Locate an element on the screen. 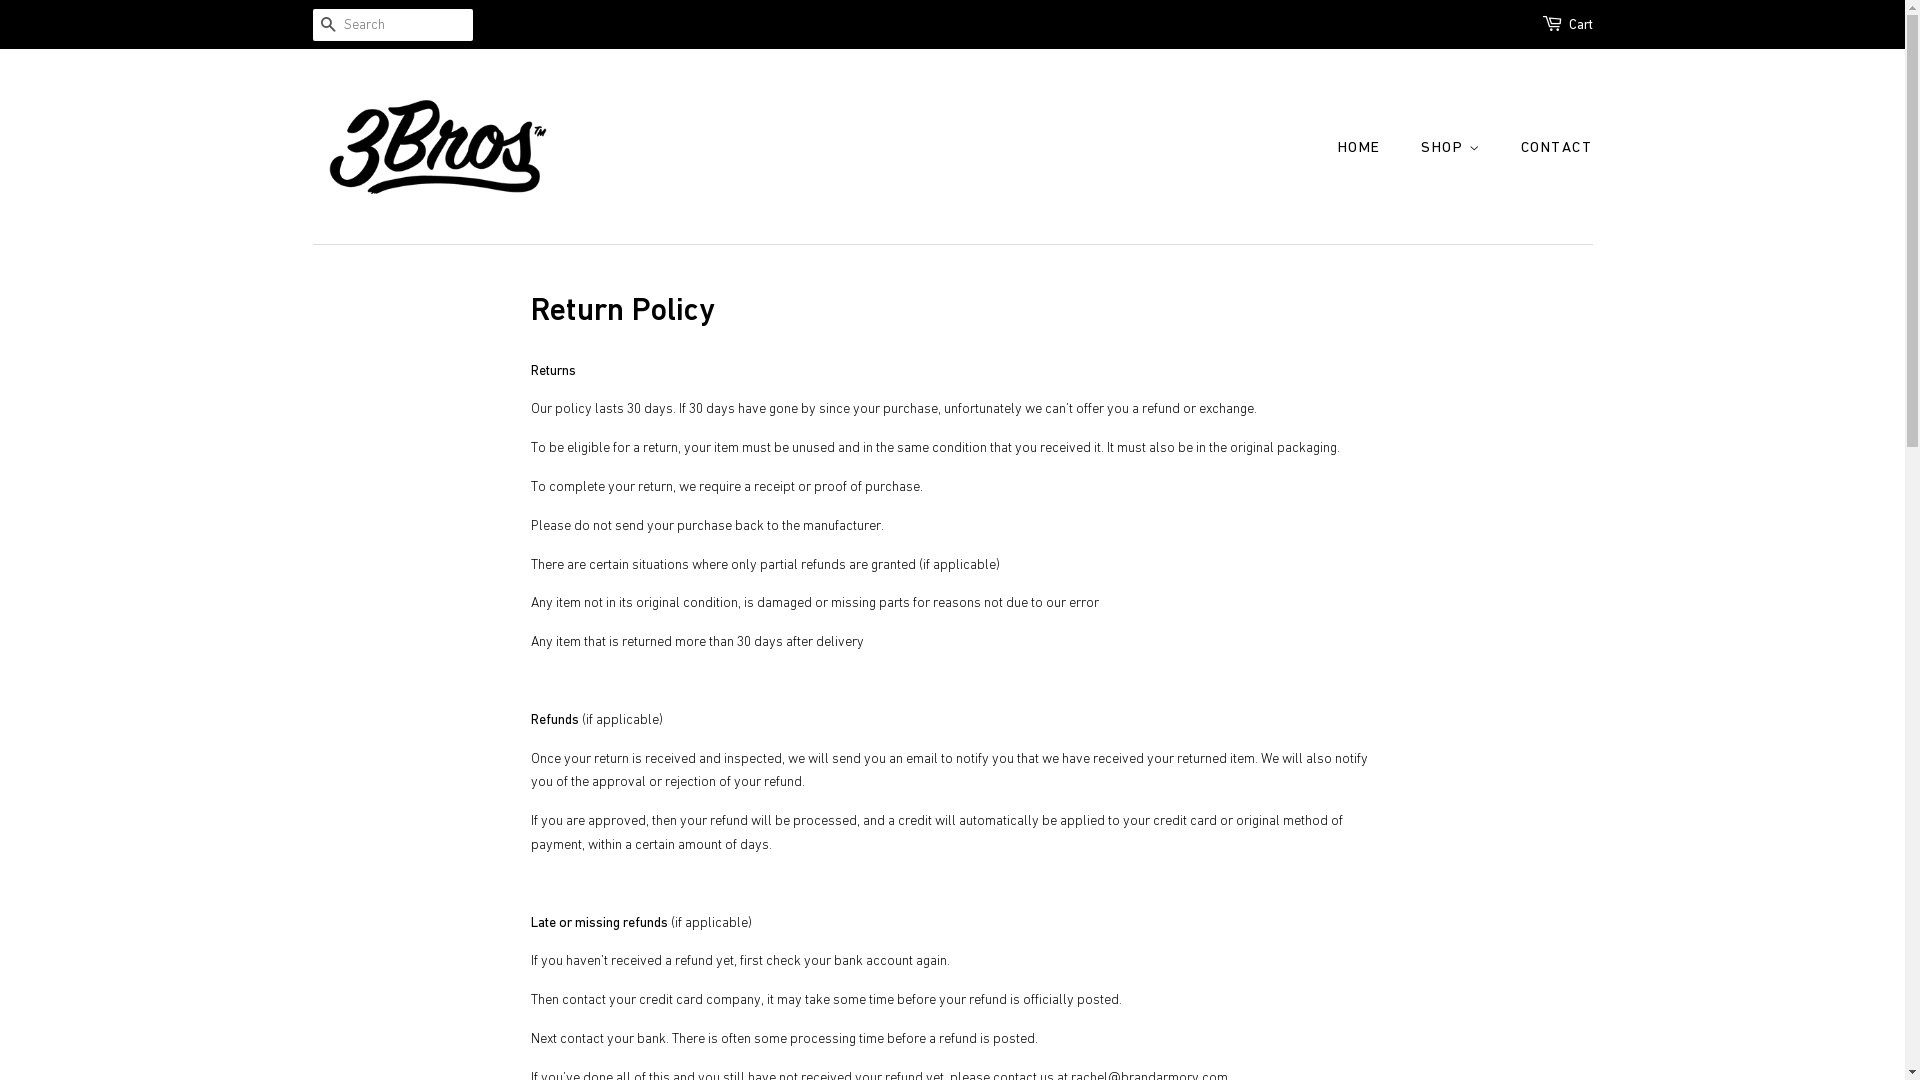 The width and height of the screenshot is (1920, 1080). 'SHOP' is located at coordinates (1405, 145).